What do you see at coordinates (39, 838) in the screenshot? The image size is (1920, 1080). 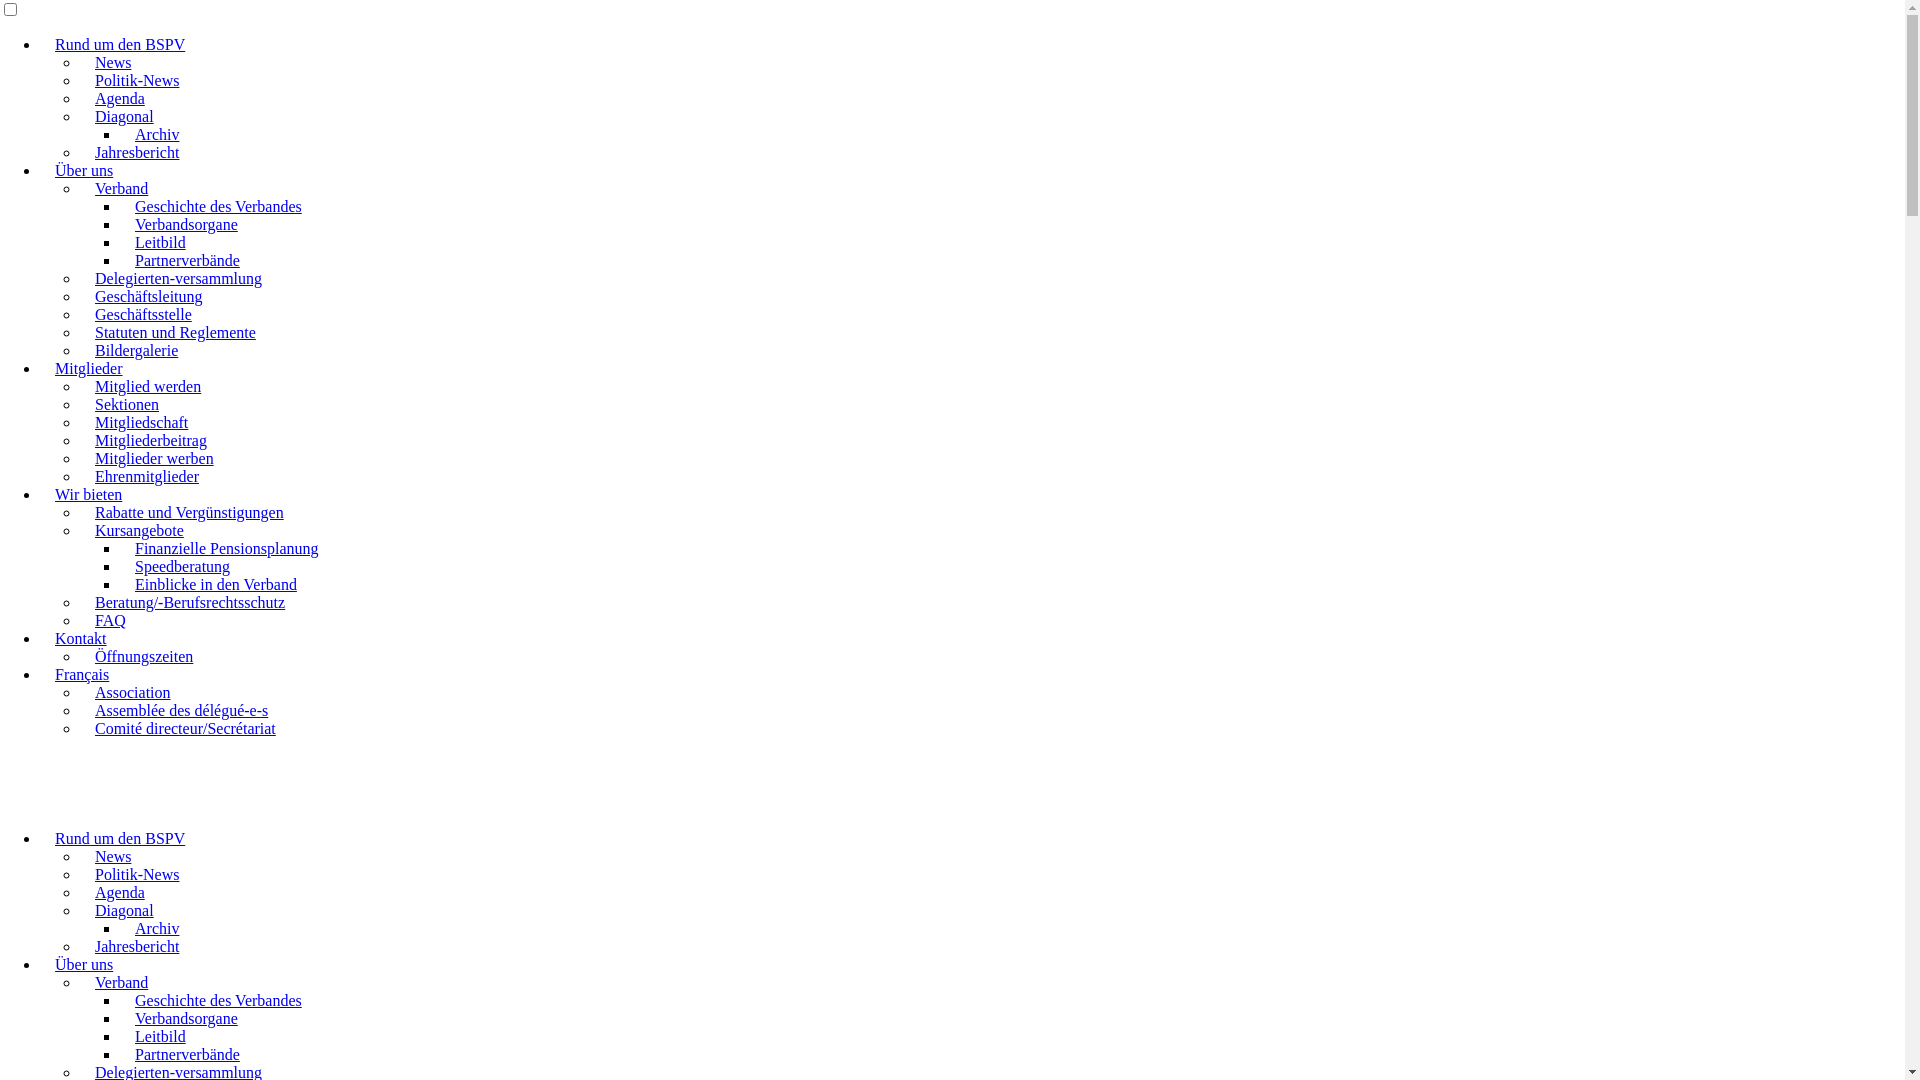 I see `'Rund um den BSPV'` at bounding box center [39, 838].